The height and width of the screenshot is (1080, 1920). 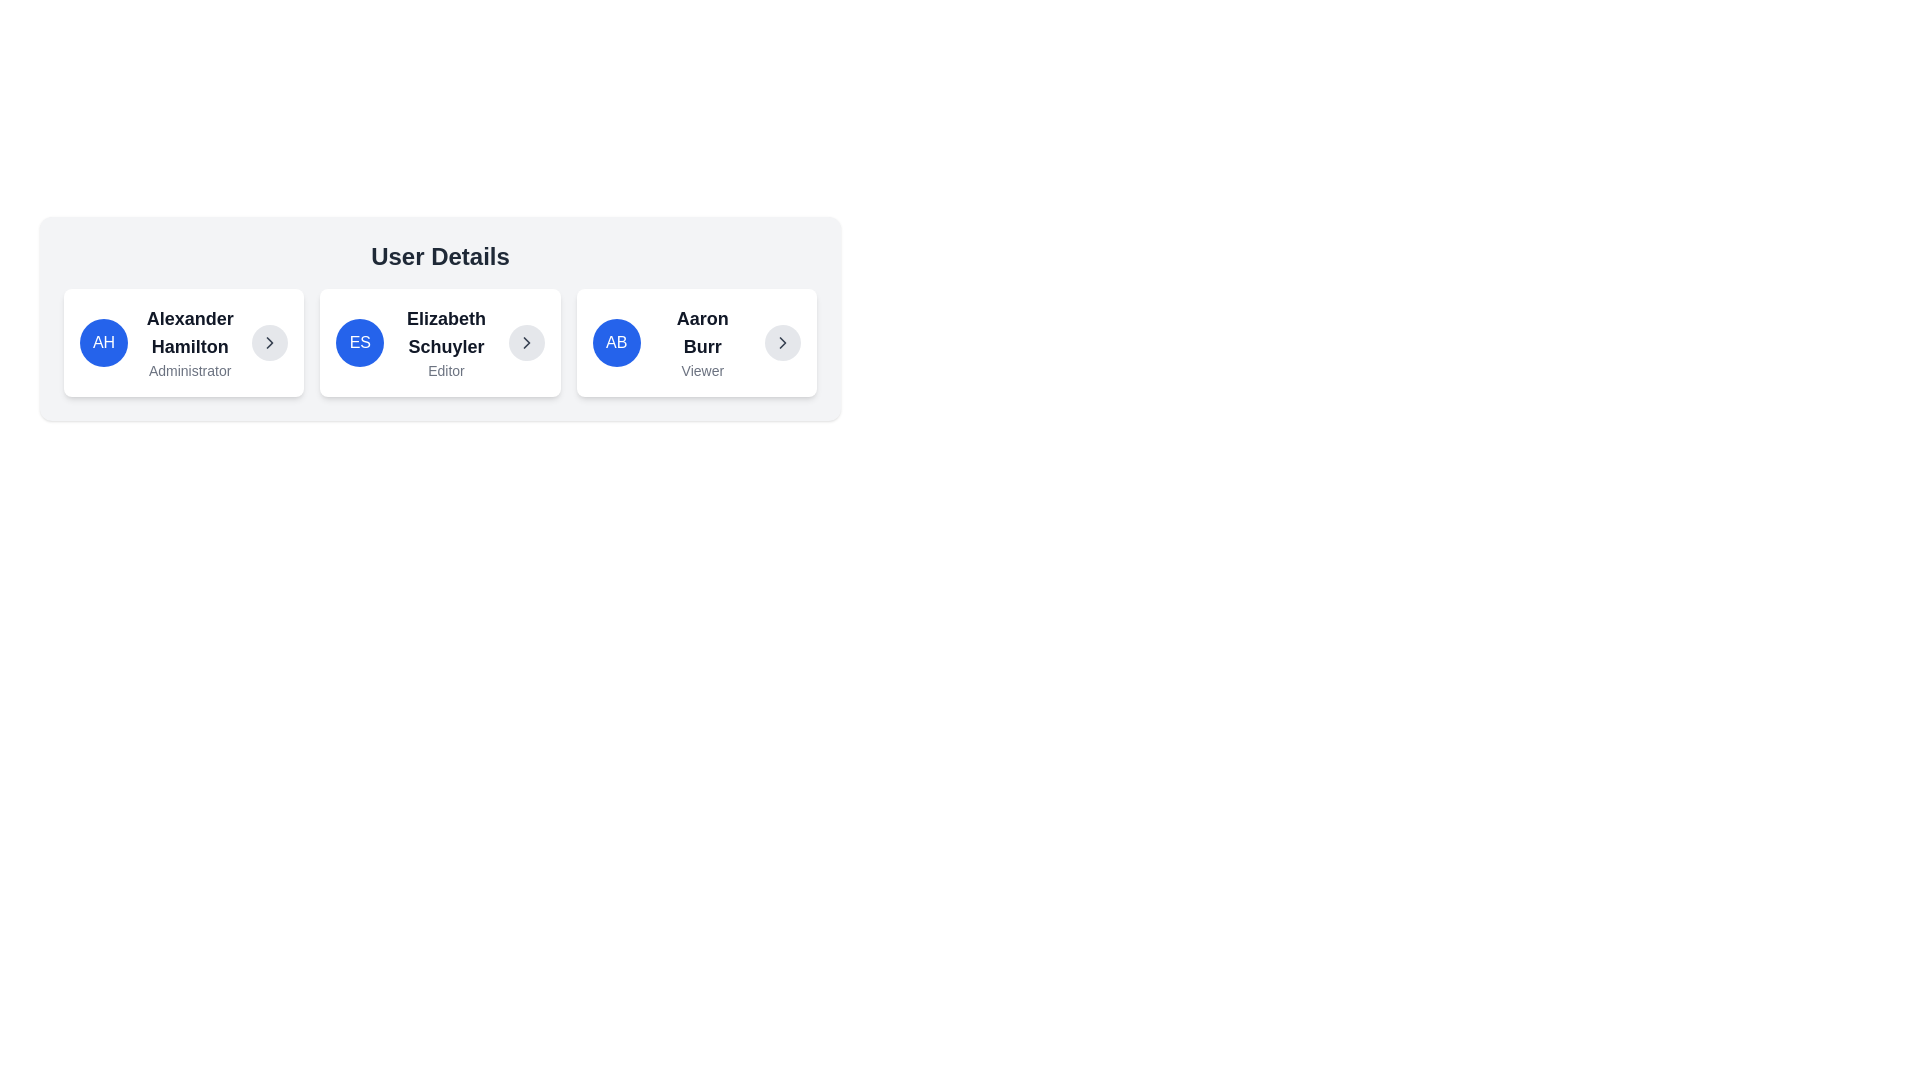 What do you see at coordinates (269, 342) in the screenshot?
I see `the circular button with a gray background and a right-pointing chevron icon, located in the rightmost position of the card displaying 'Alexander Hamilton, Administrator'` at bounding box center [269, 342].